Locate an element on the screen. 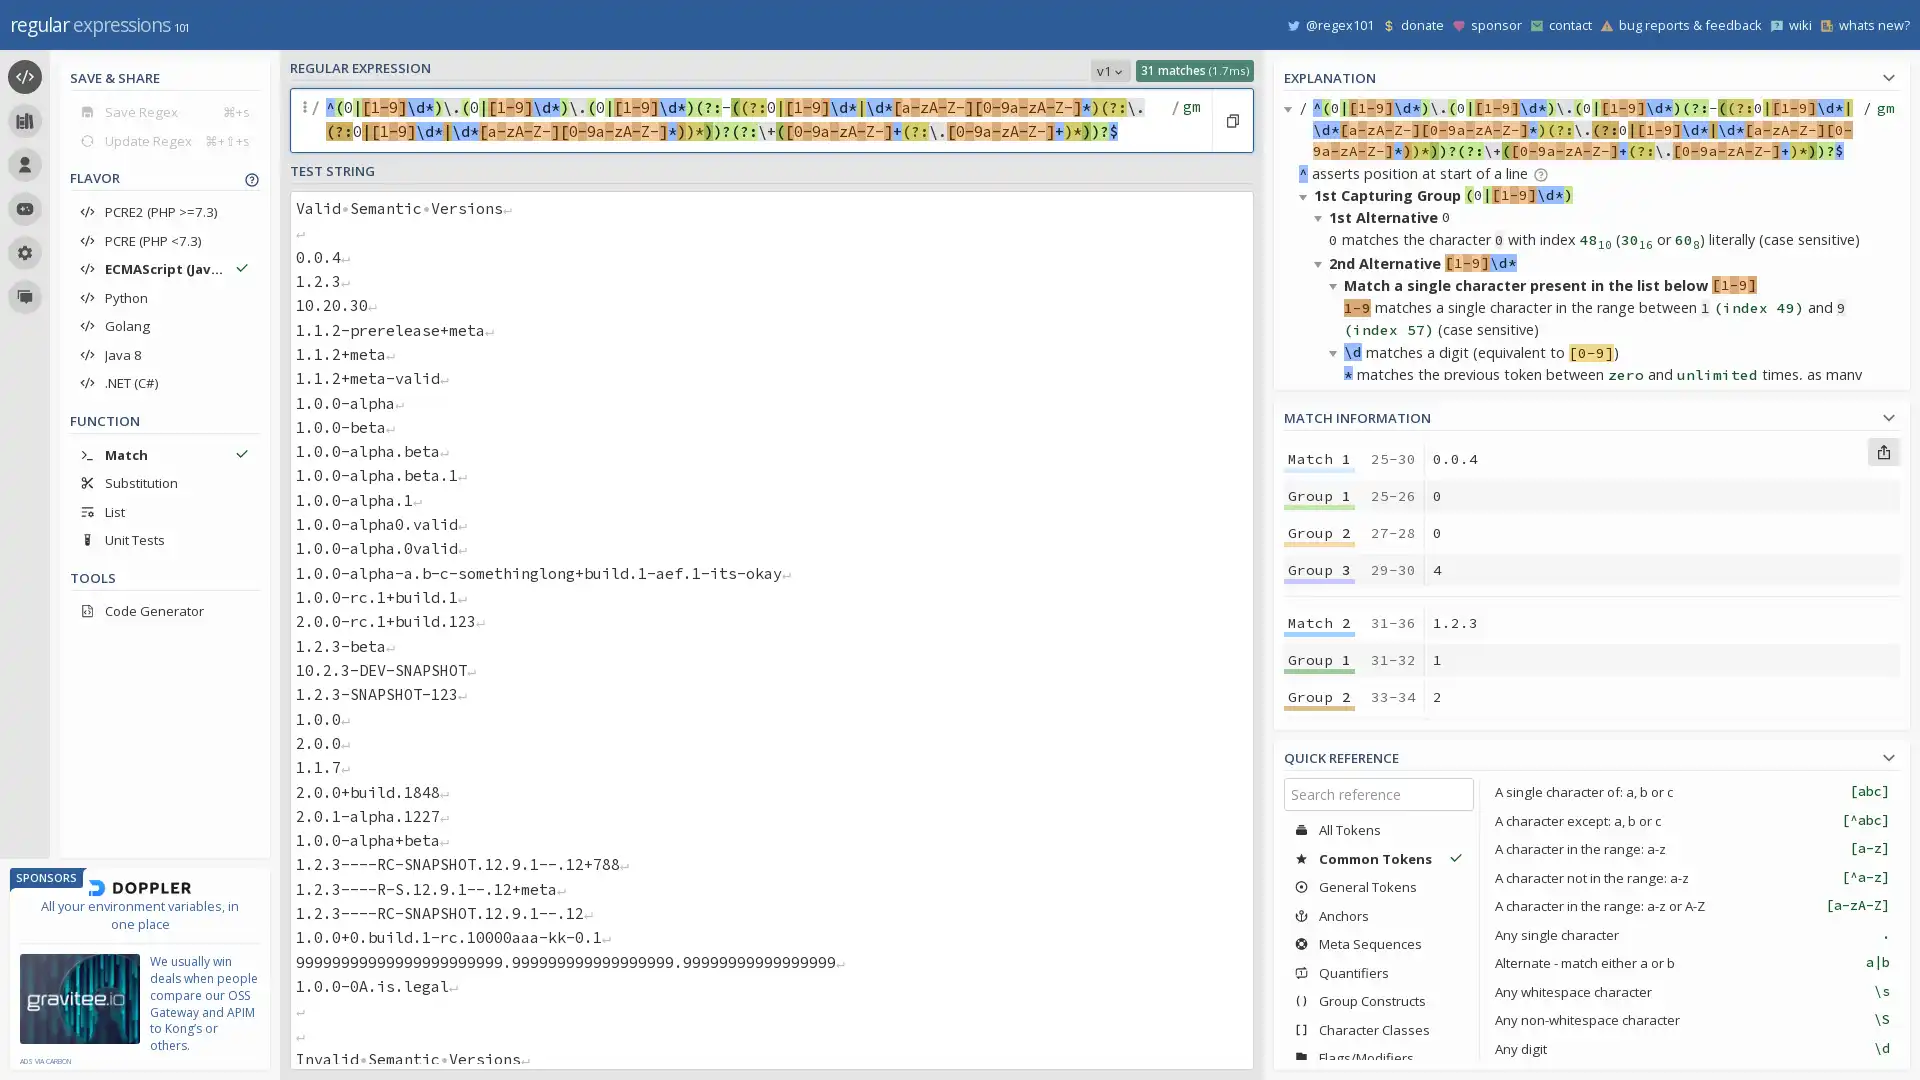 This screenshot has height=1080, width=1920. Group 3 is located at coordinates (1319, 1060).